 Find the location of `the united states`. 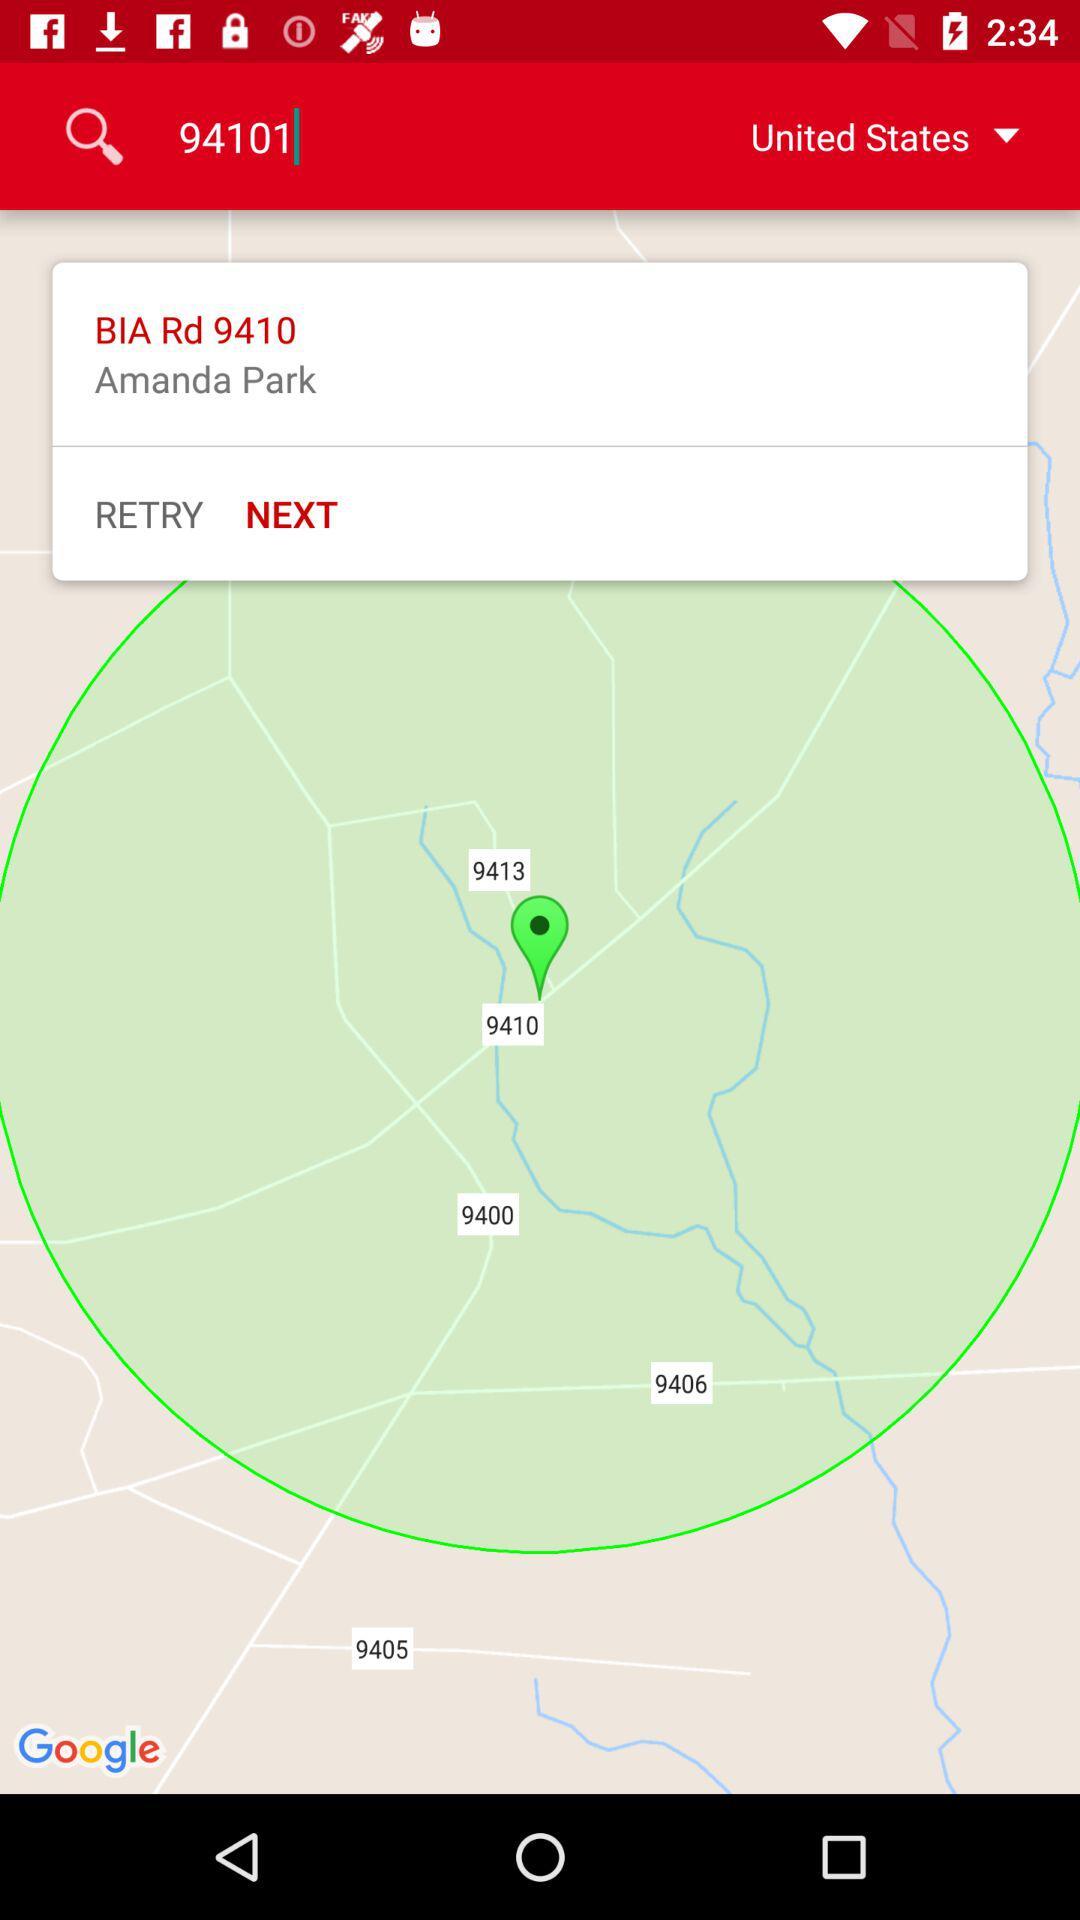

the united states is located at coordinates (853, 135).